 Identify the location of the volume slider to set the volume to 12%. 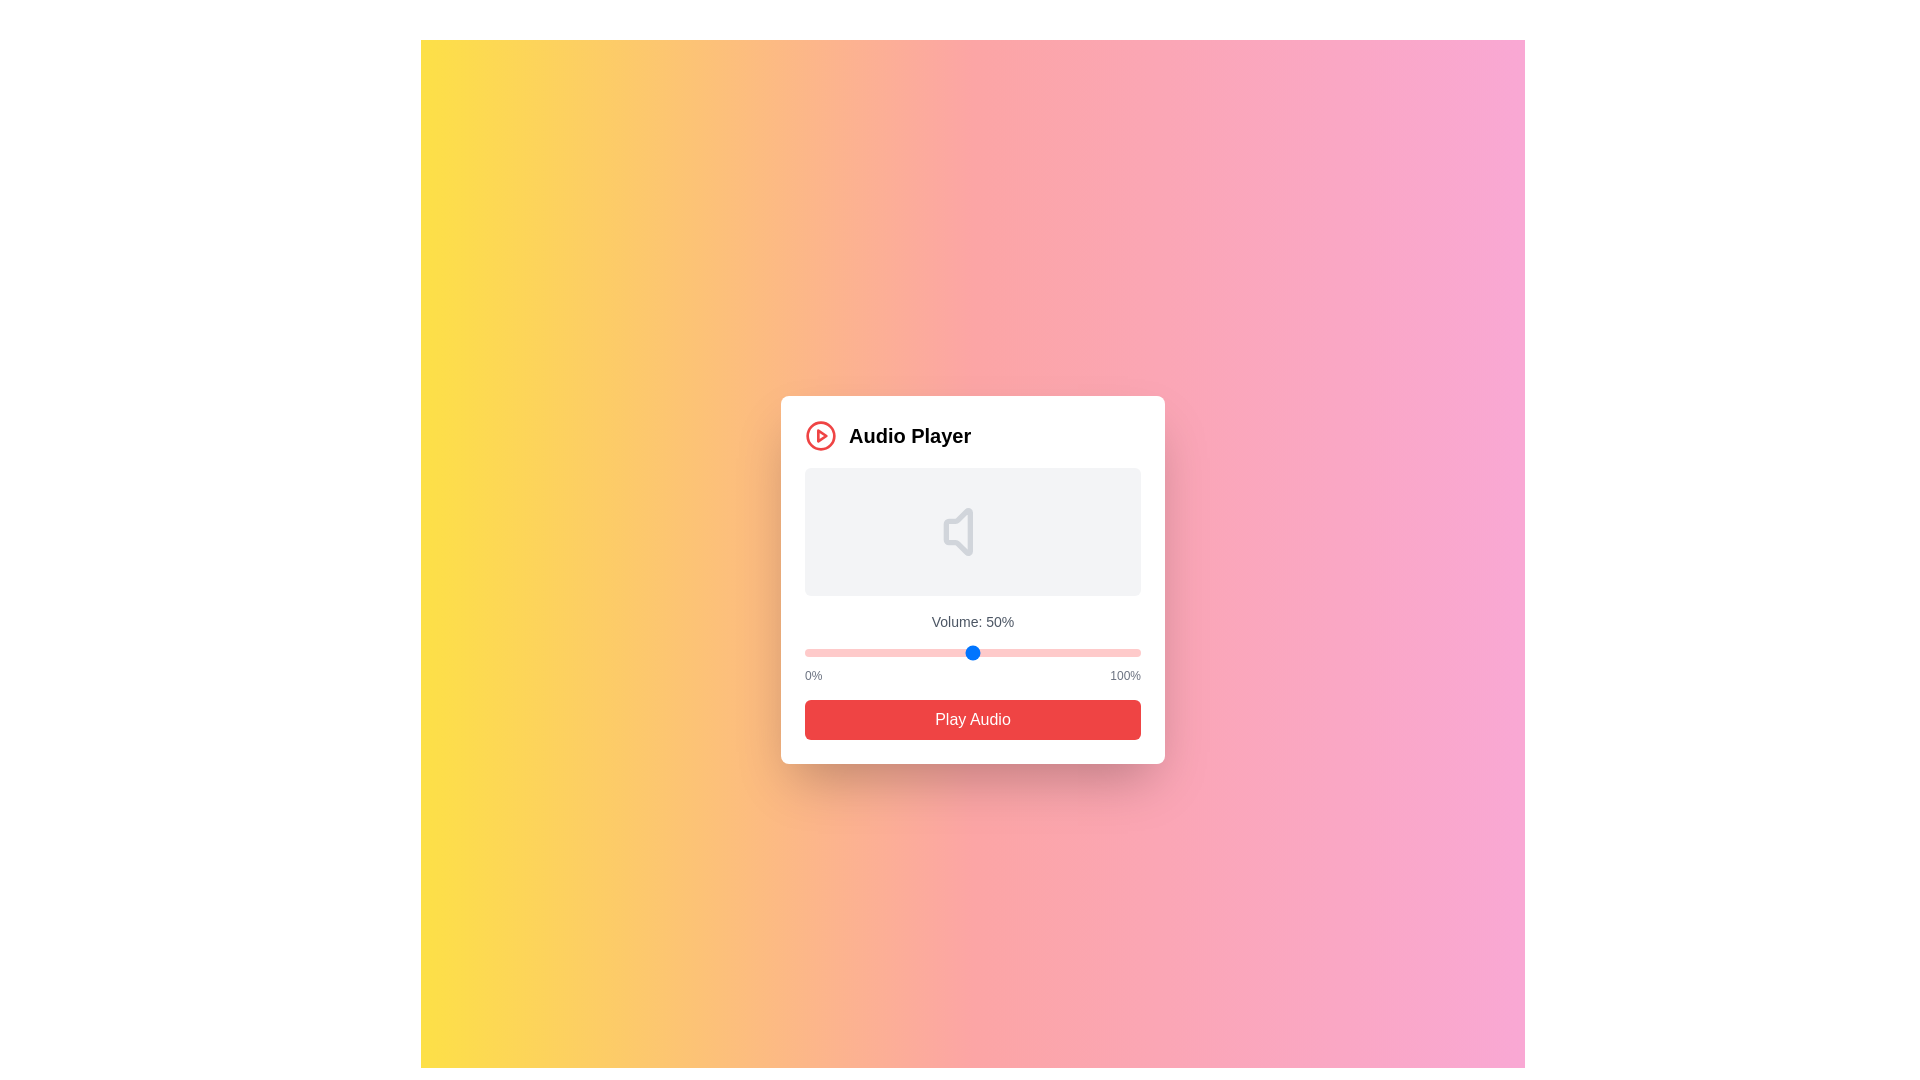
(845, 652).